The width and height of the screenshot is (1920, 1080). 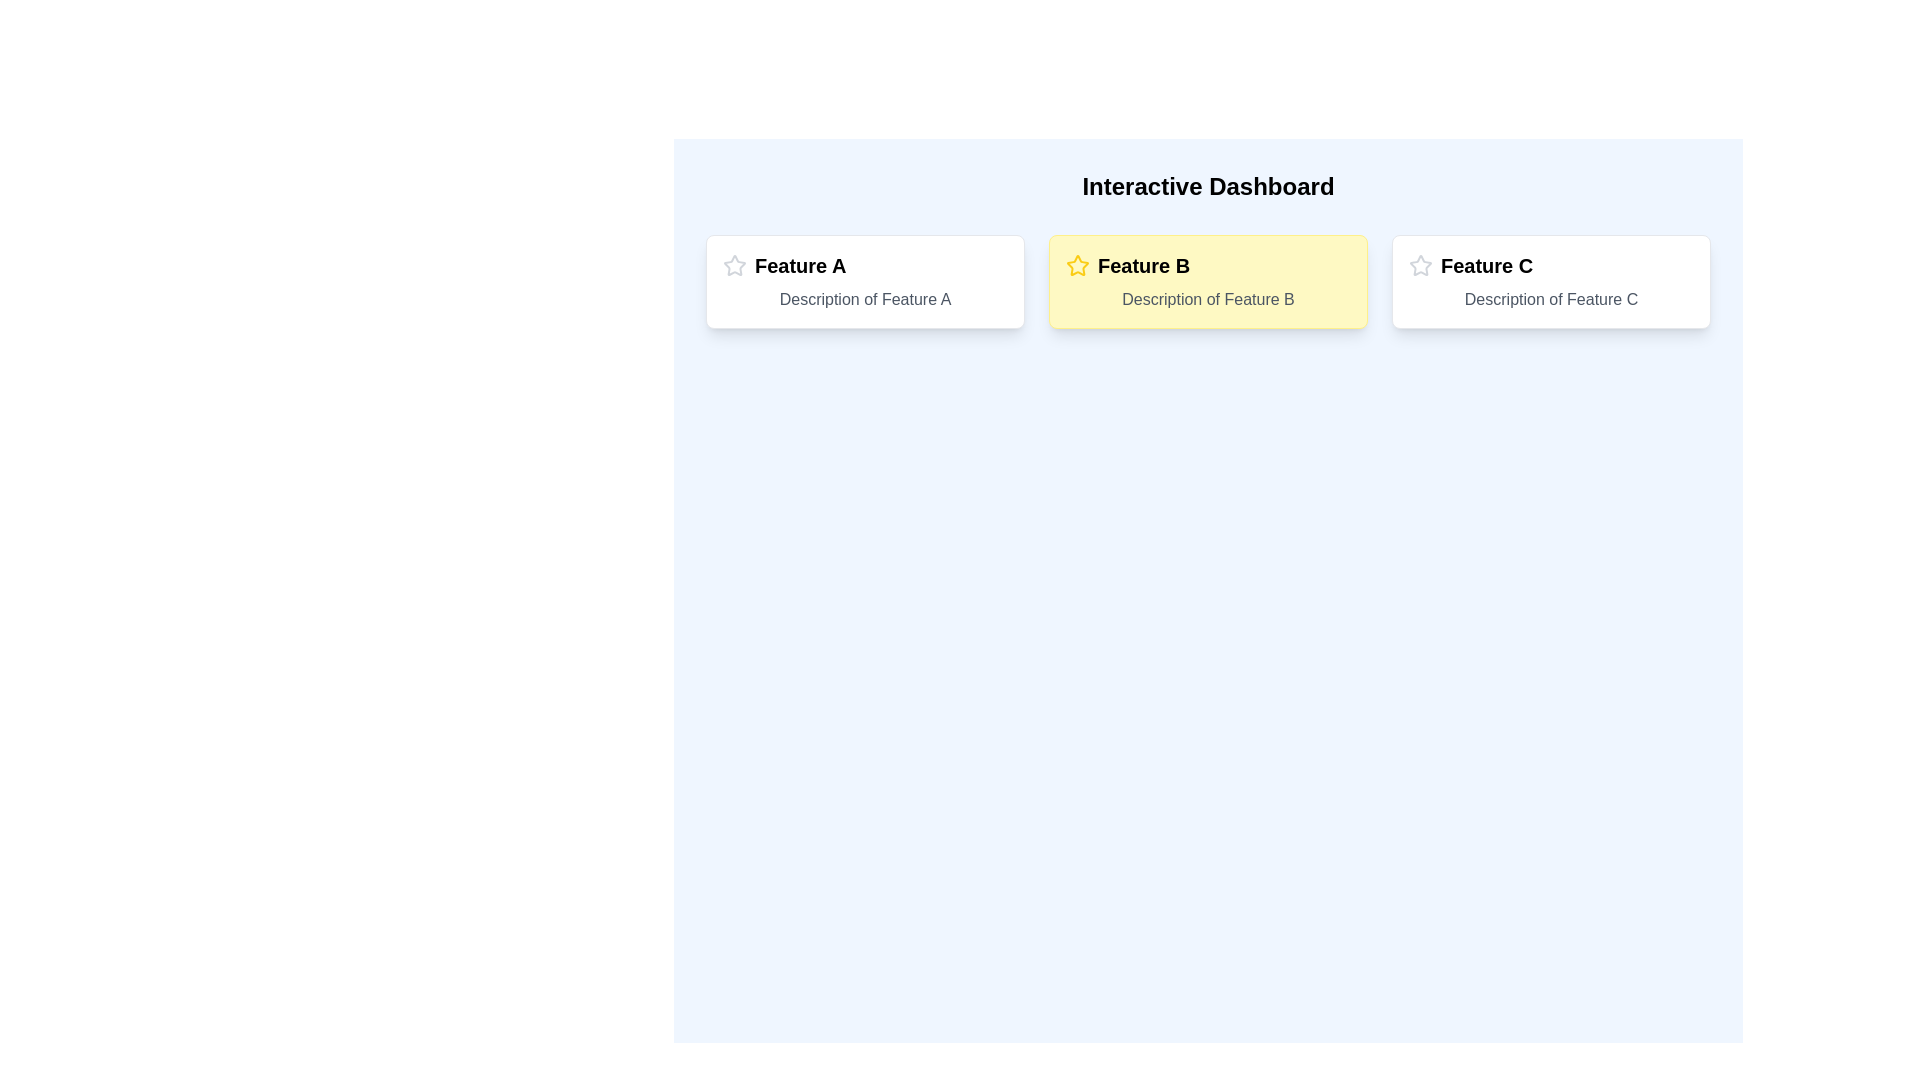 I want to click on the star-shaped icon located in the 'Feature A' section, which is styled with a thin outline and dimensions of 24x24 pixels, positioned immediately to the left of the text 'Feature A', so click(x=733, y=265).